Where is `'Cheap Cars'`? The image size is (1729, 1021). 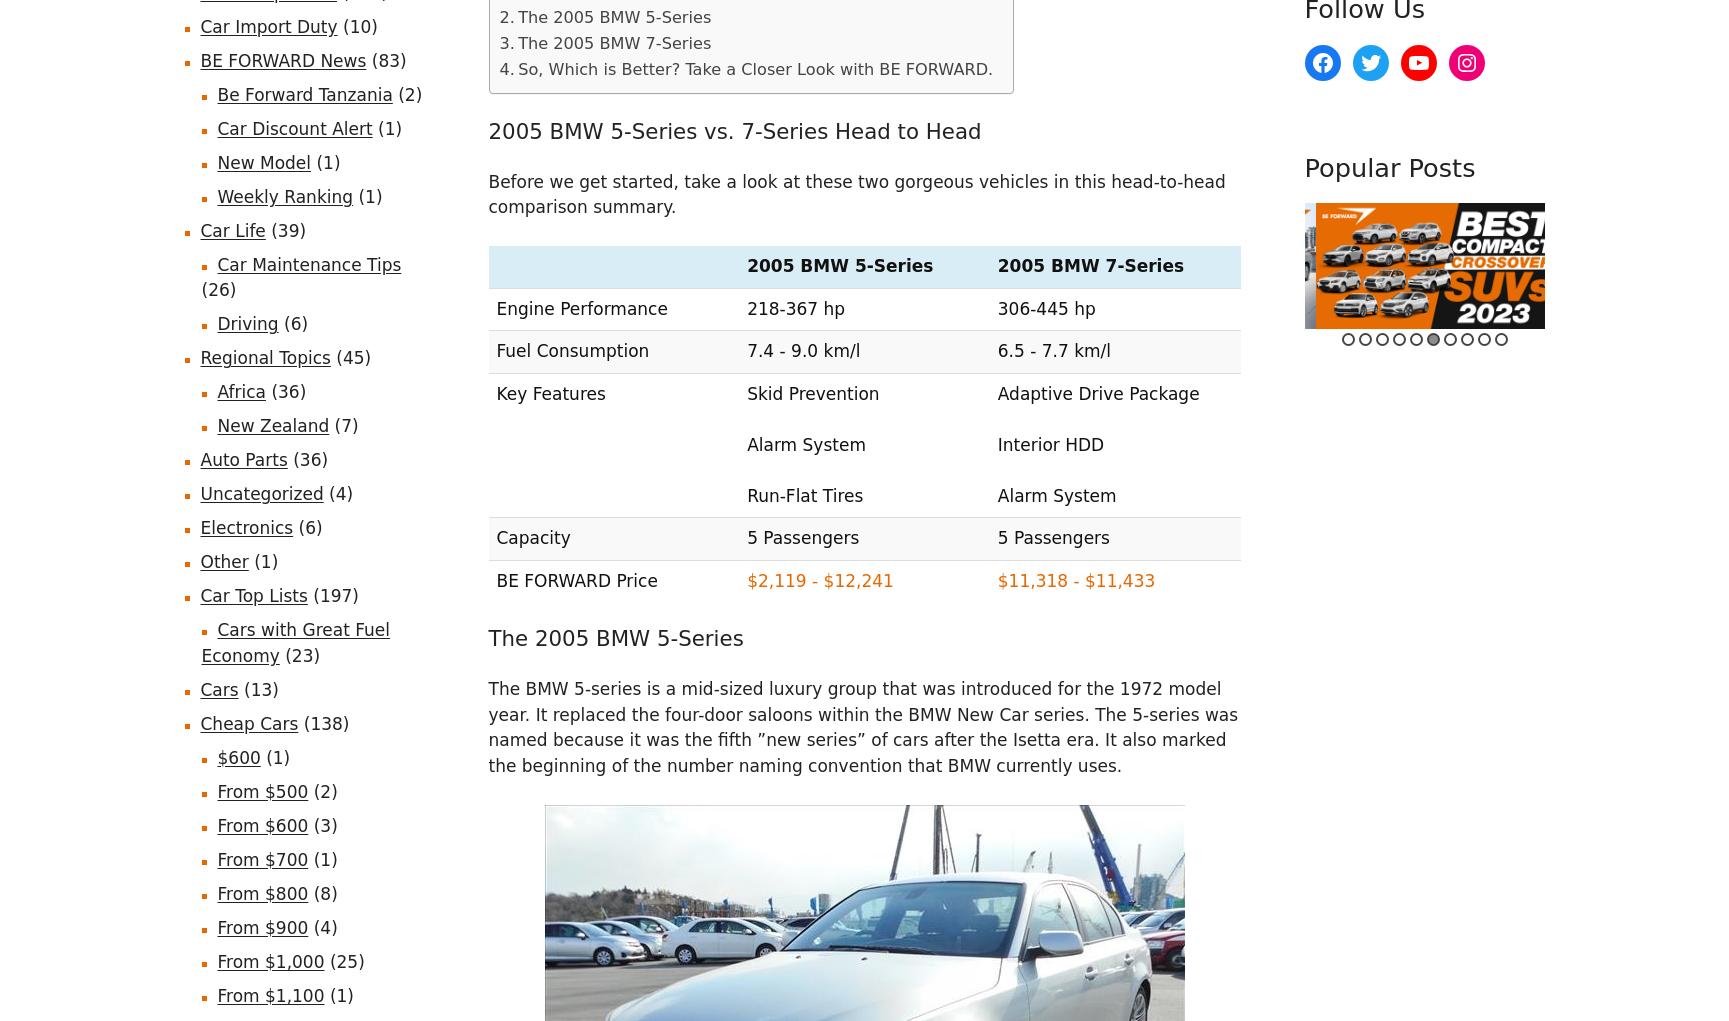
'Cheap Cars' is located at coordinates (248, 721).